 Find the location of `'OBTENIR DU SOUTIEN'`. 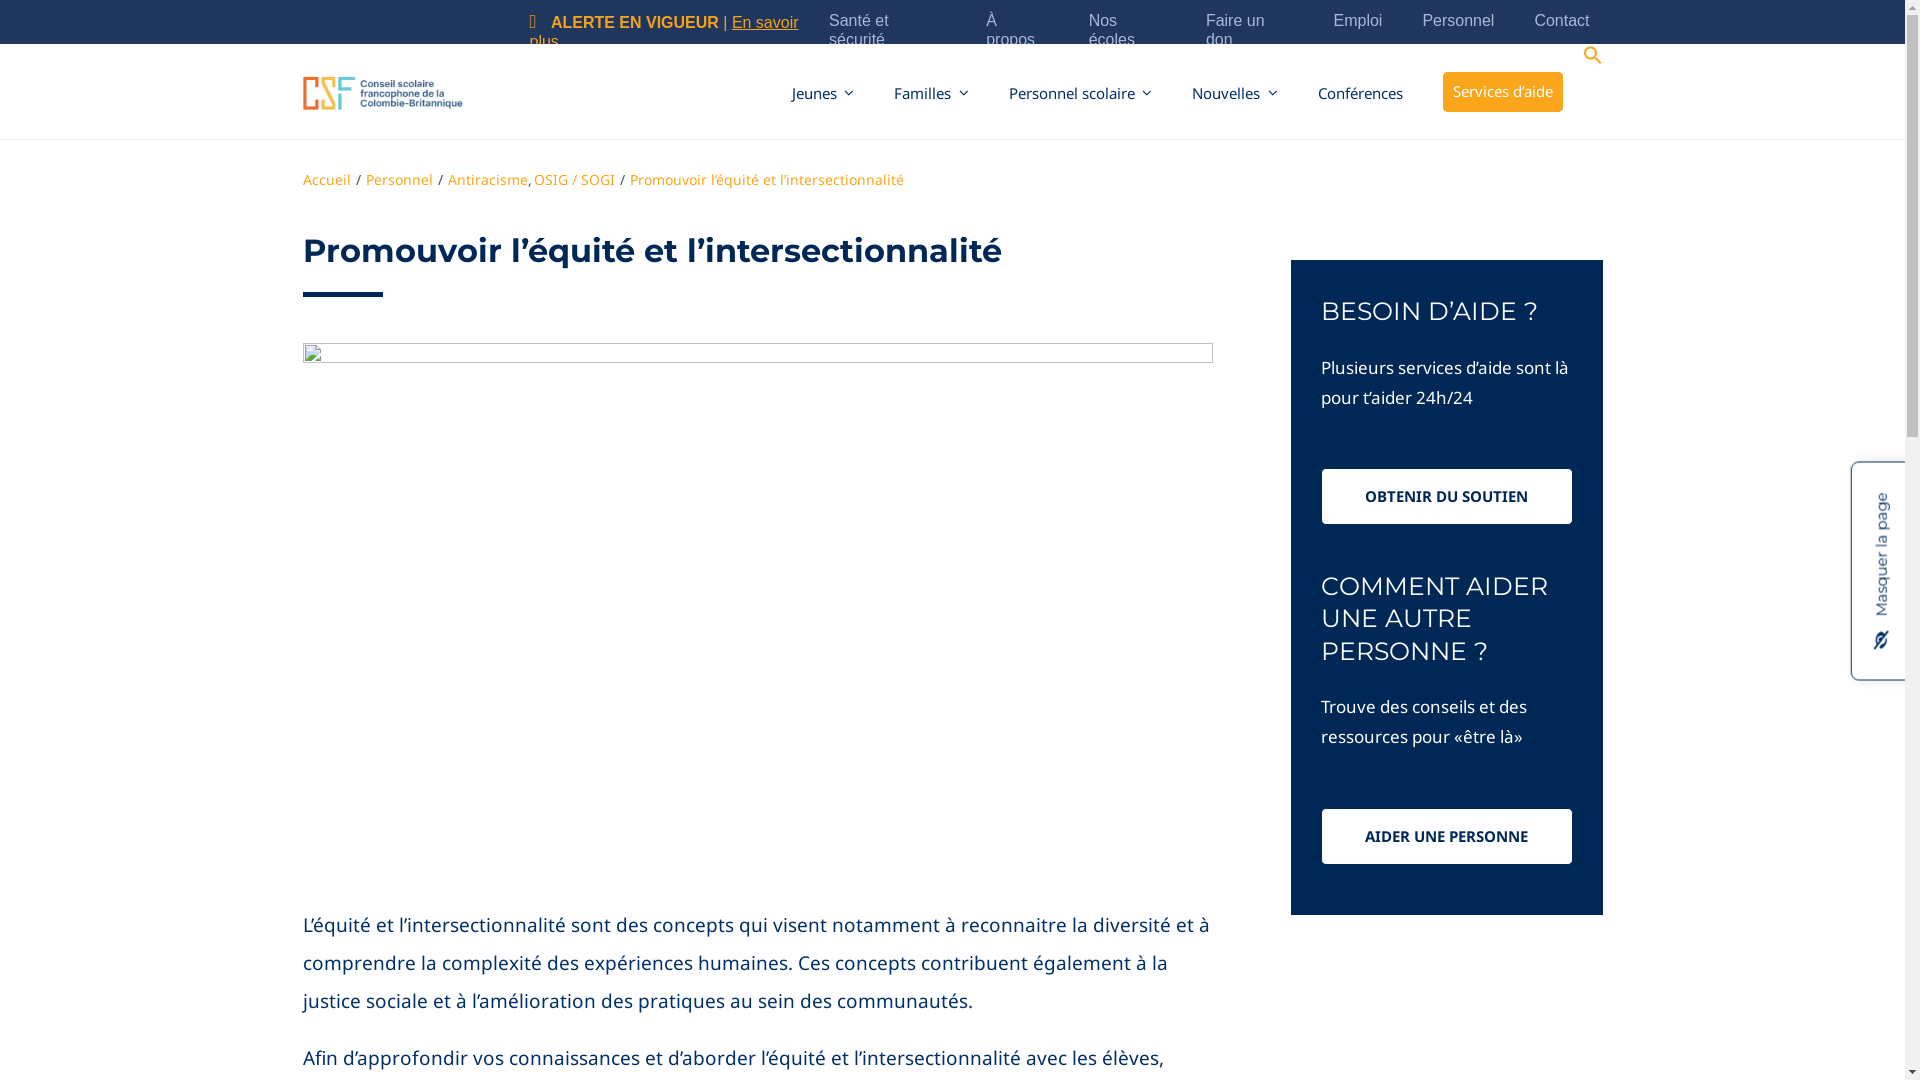

'OBTENIR DU SOUTIEN' is located at coordinates (1445, 495).